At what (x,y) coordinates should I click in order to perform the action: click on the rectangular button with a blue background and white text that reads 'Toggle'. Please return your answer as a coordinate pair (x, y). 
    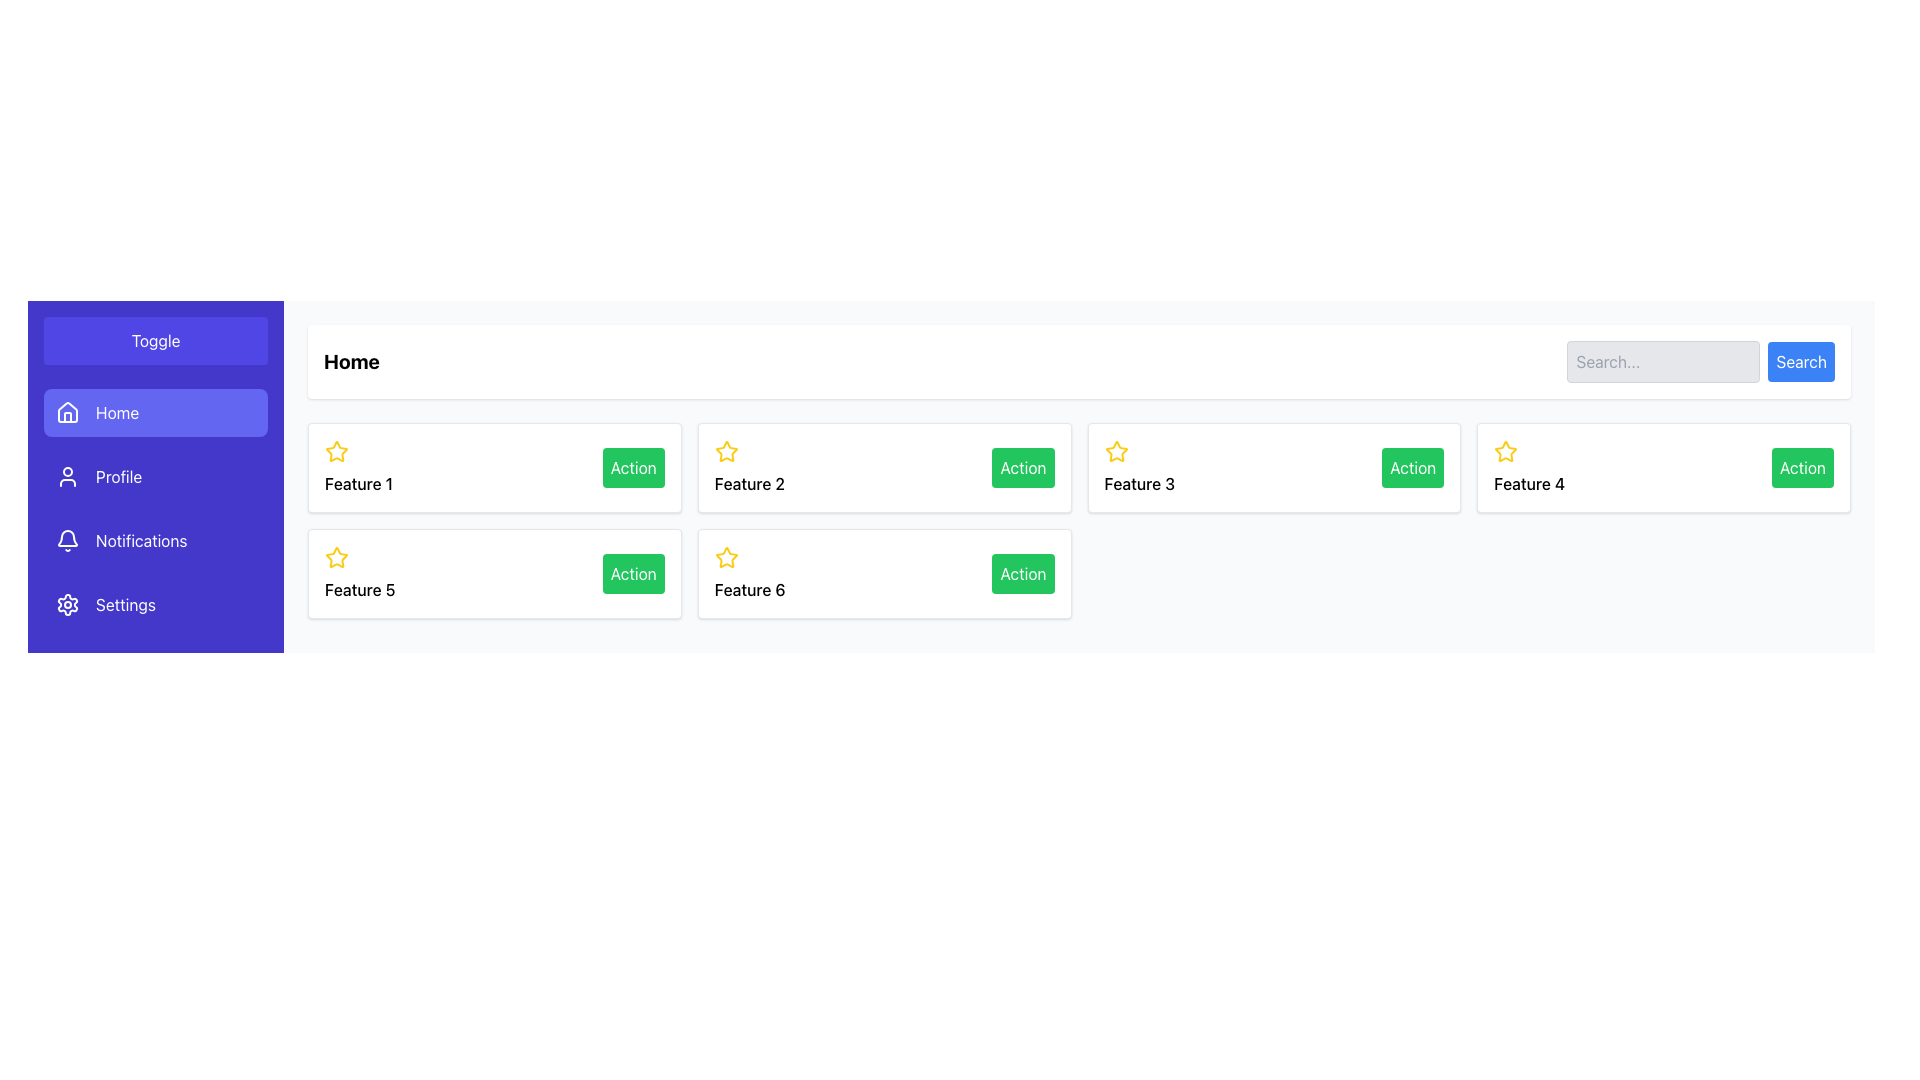
    Looking at the image, I should click on (155, 339).